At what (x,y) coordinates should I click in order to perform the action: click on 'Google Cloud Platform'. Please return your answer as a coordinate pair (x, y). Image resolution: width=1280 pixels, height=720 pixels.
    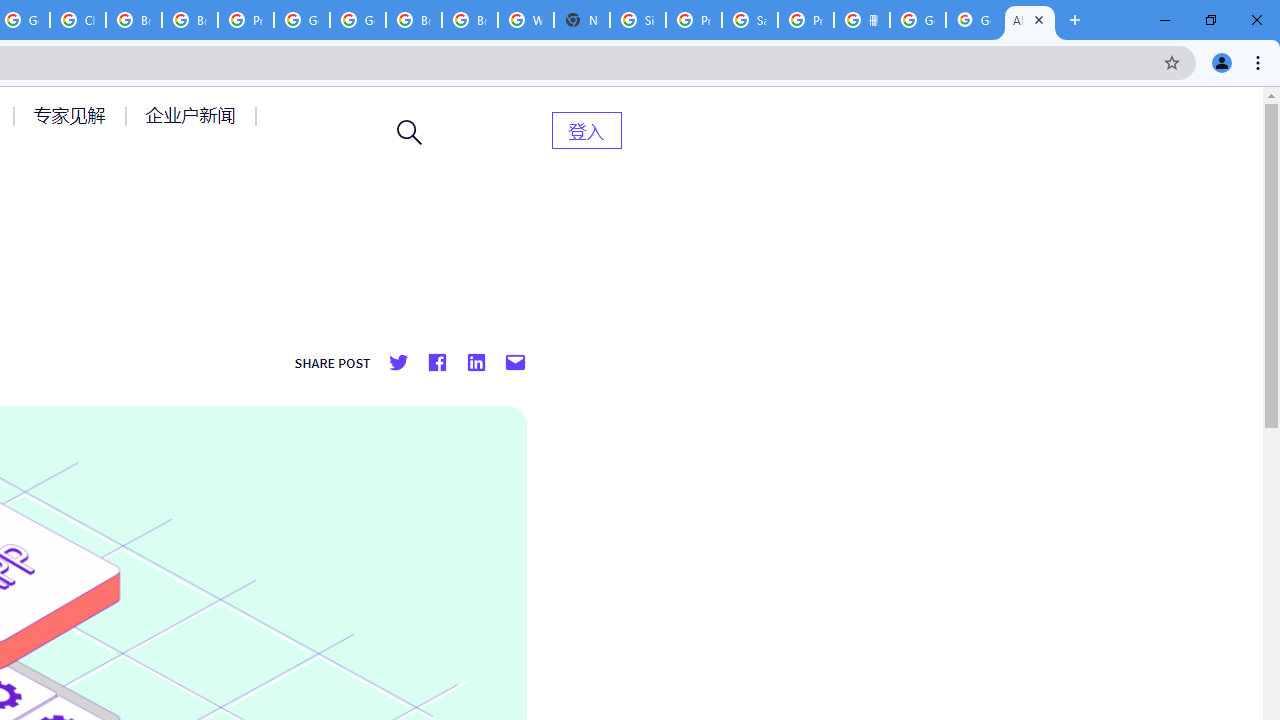
    Looking at the image, I should click on (301, 20).